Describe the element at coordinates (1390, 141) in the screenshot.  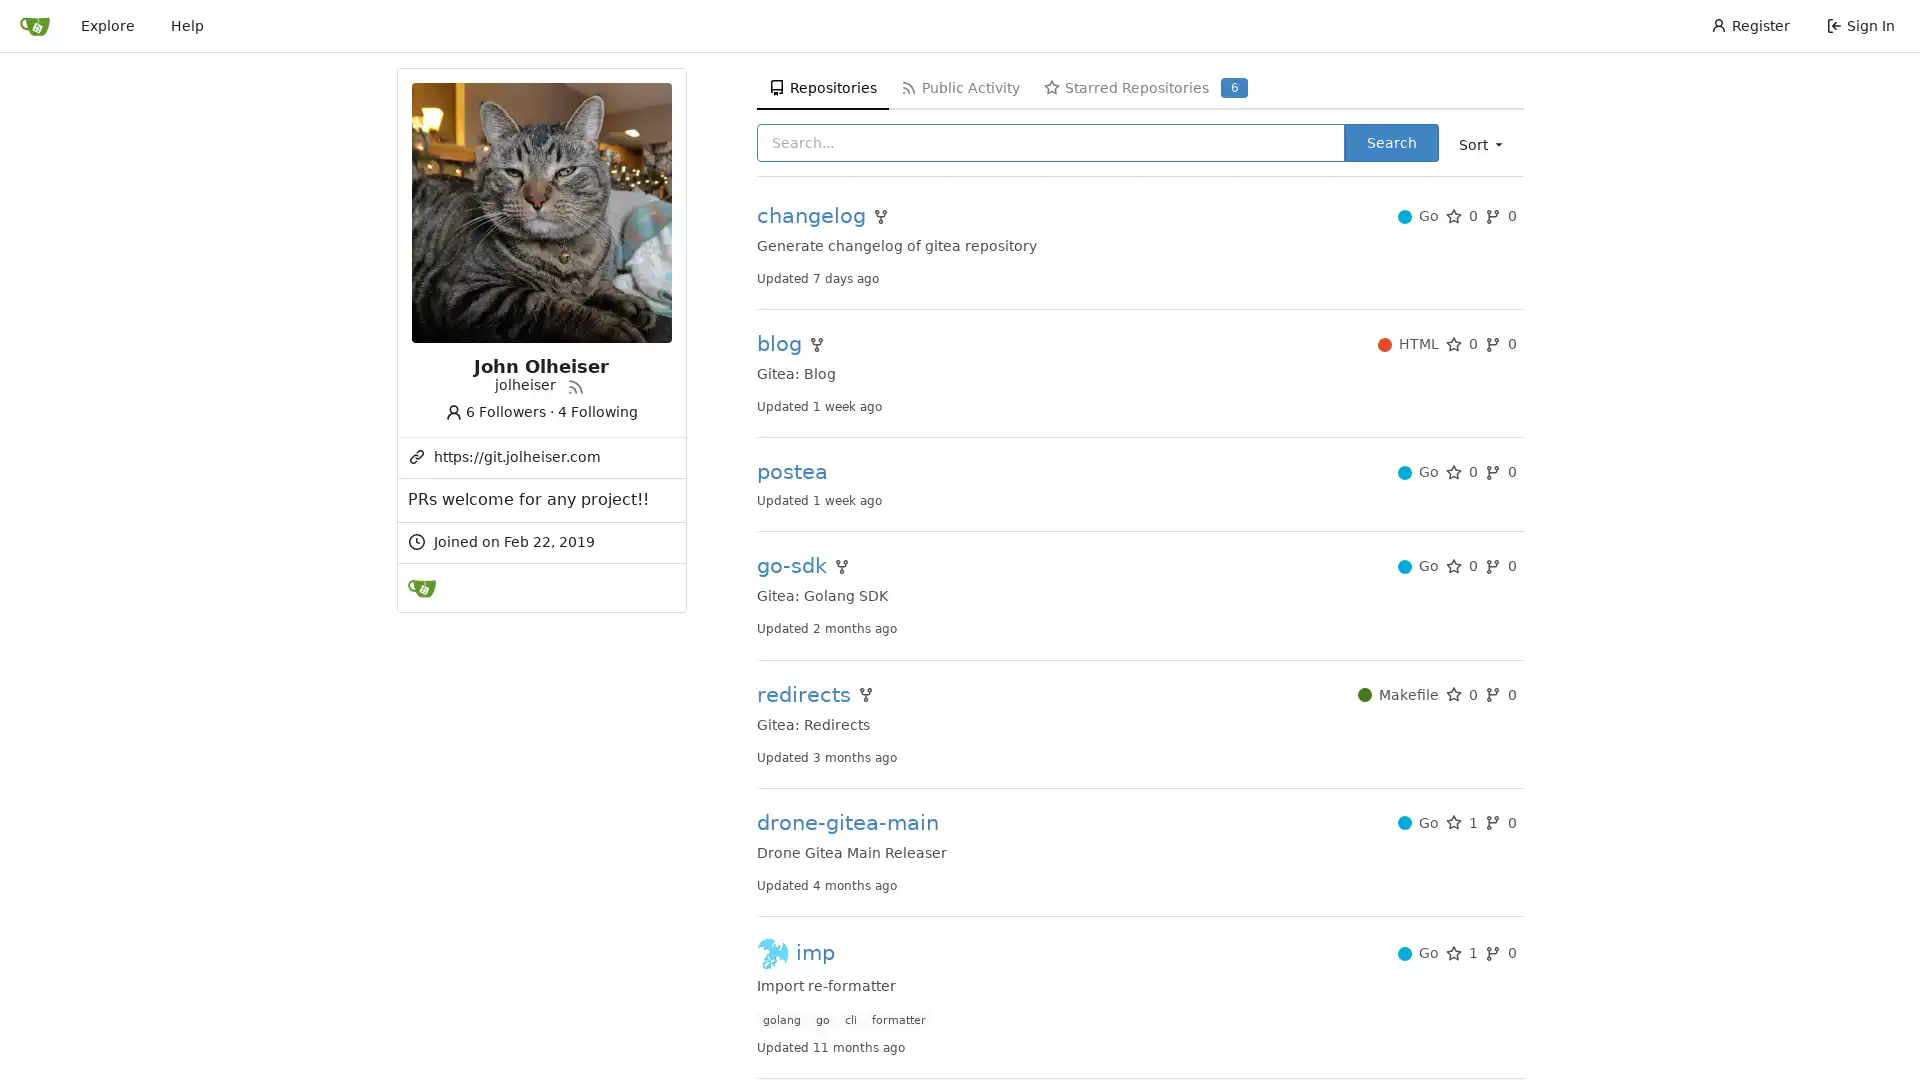
I see `Search` at that location.